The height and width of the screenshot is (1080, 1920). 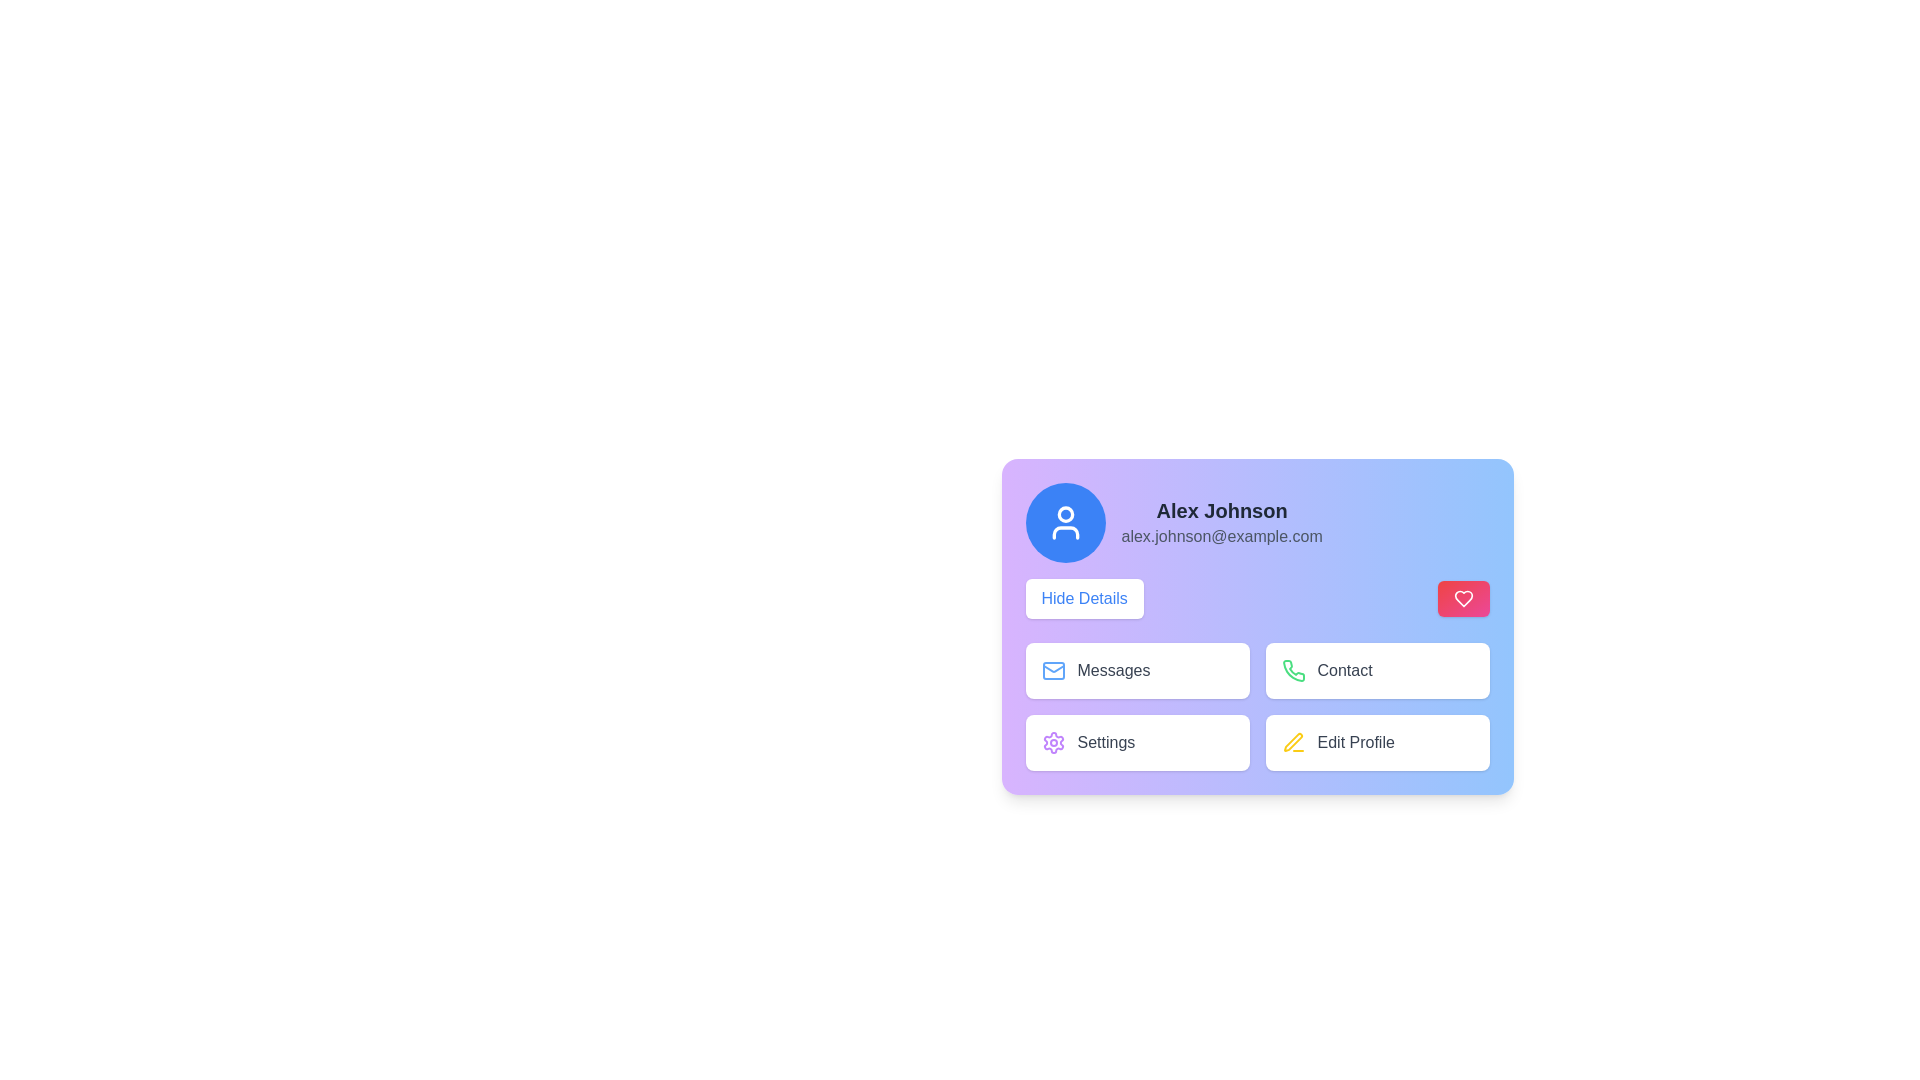 What do you see at coordinates (1463, 597) in the screenshot?
I see `the heart-like favorite icon located in the user details card adjacent to the user's name and email information` at bounding box center [1463, 597].